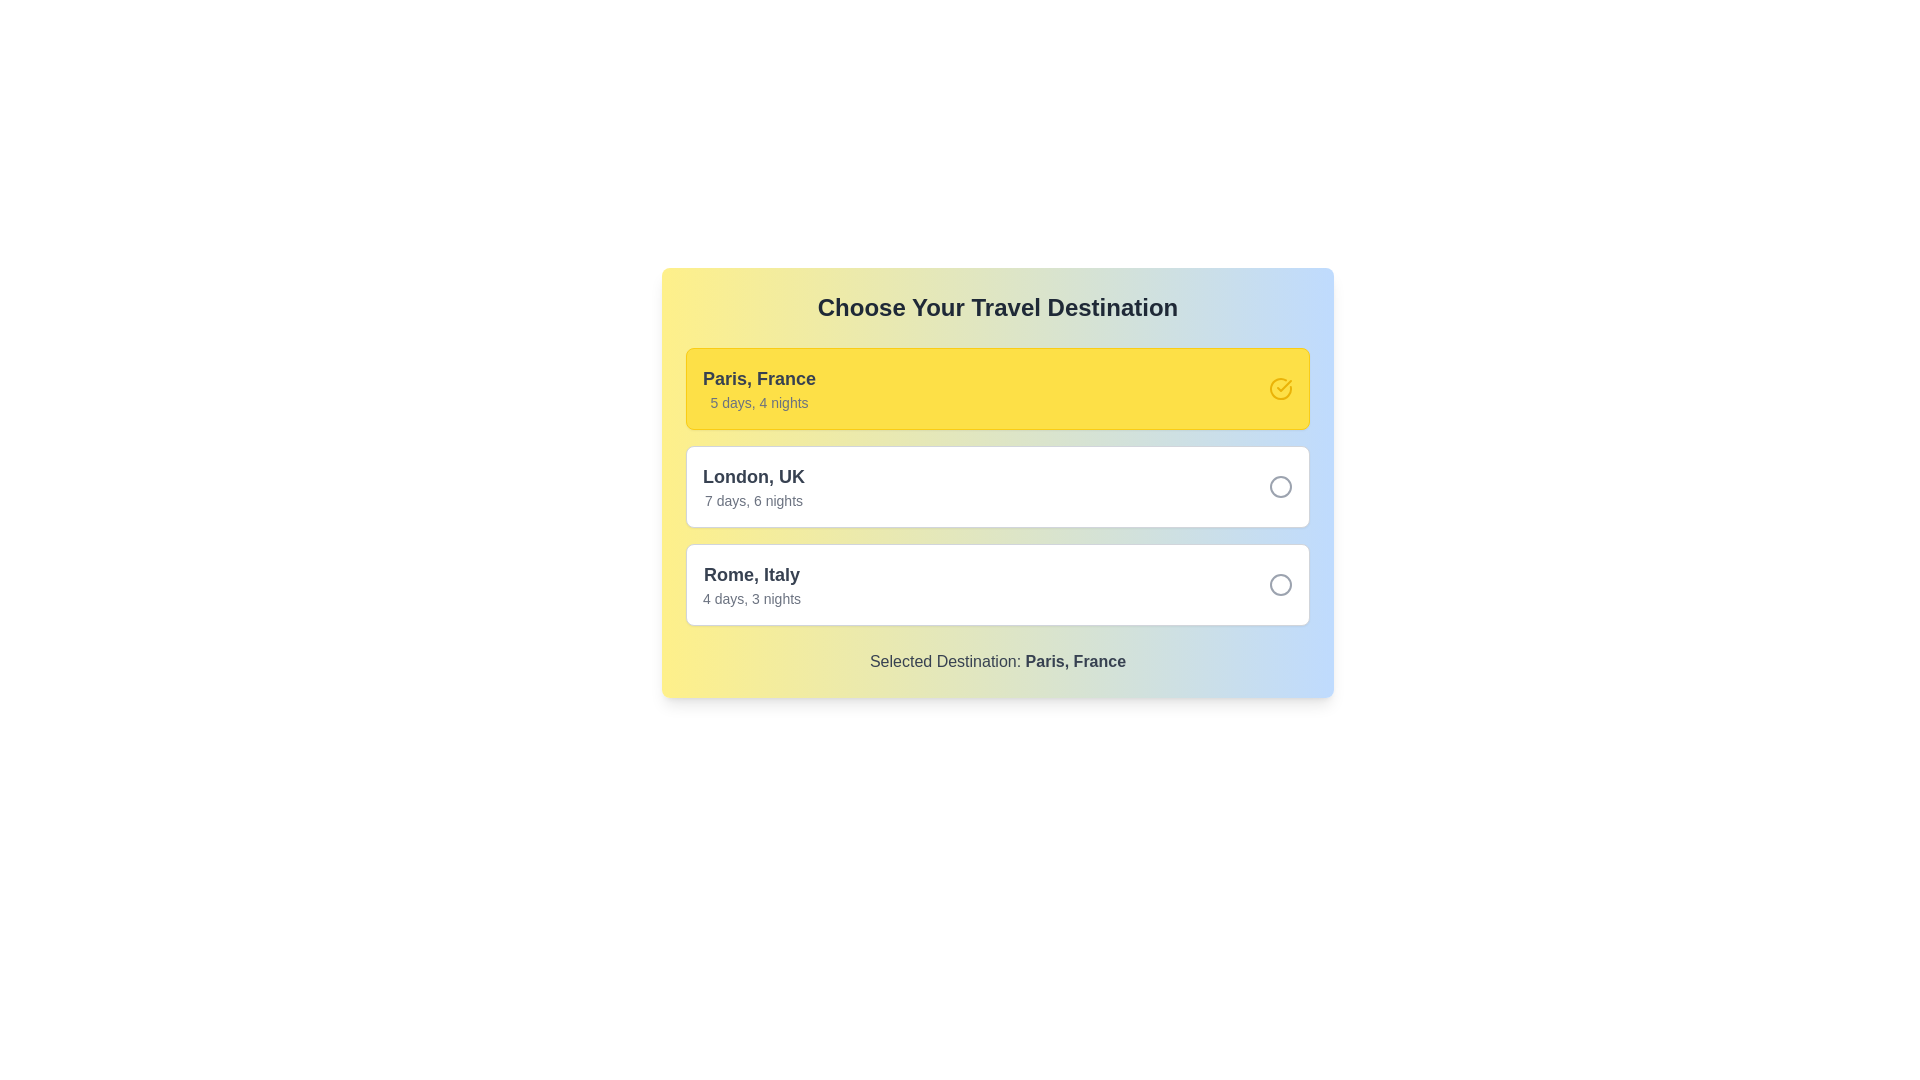 The width and height of the screenshot is (1920, 1080). I want to click on the text display element that reads 'Selected Destination: Paris, France', which is styled in gray with 'Paris, France' bolded for emphasis, so click(998, 662).